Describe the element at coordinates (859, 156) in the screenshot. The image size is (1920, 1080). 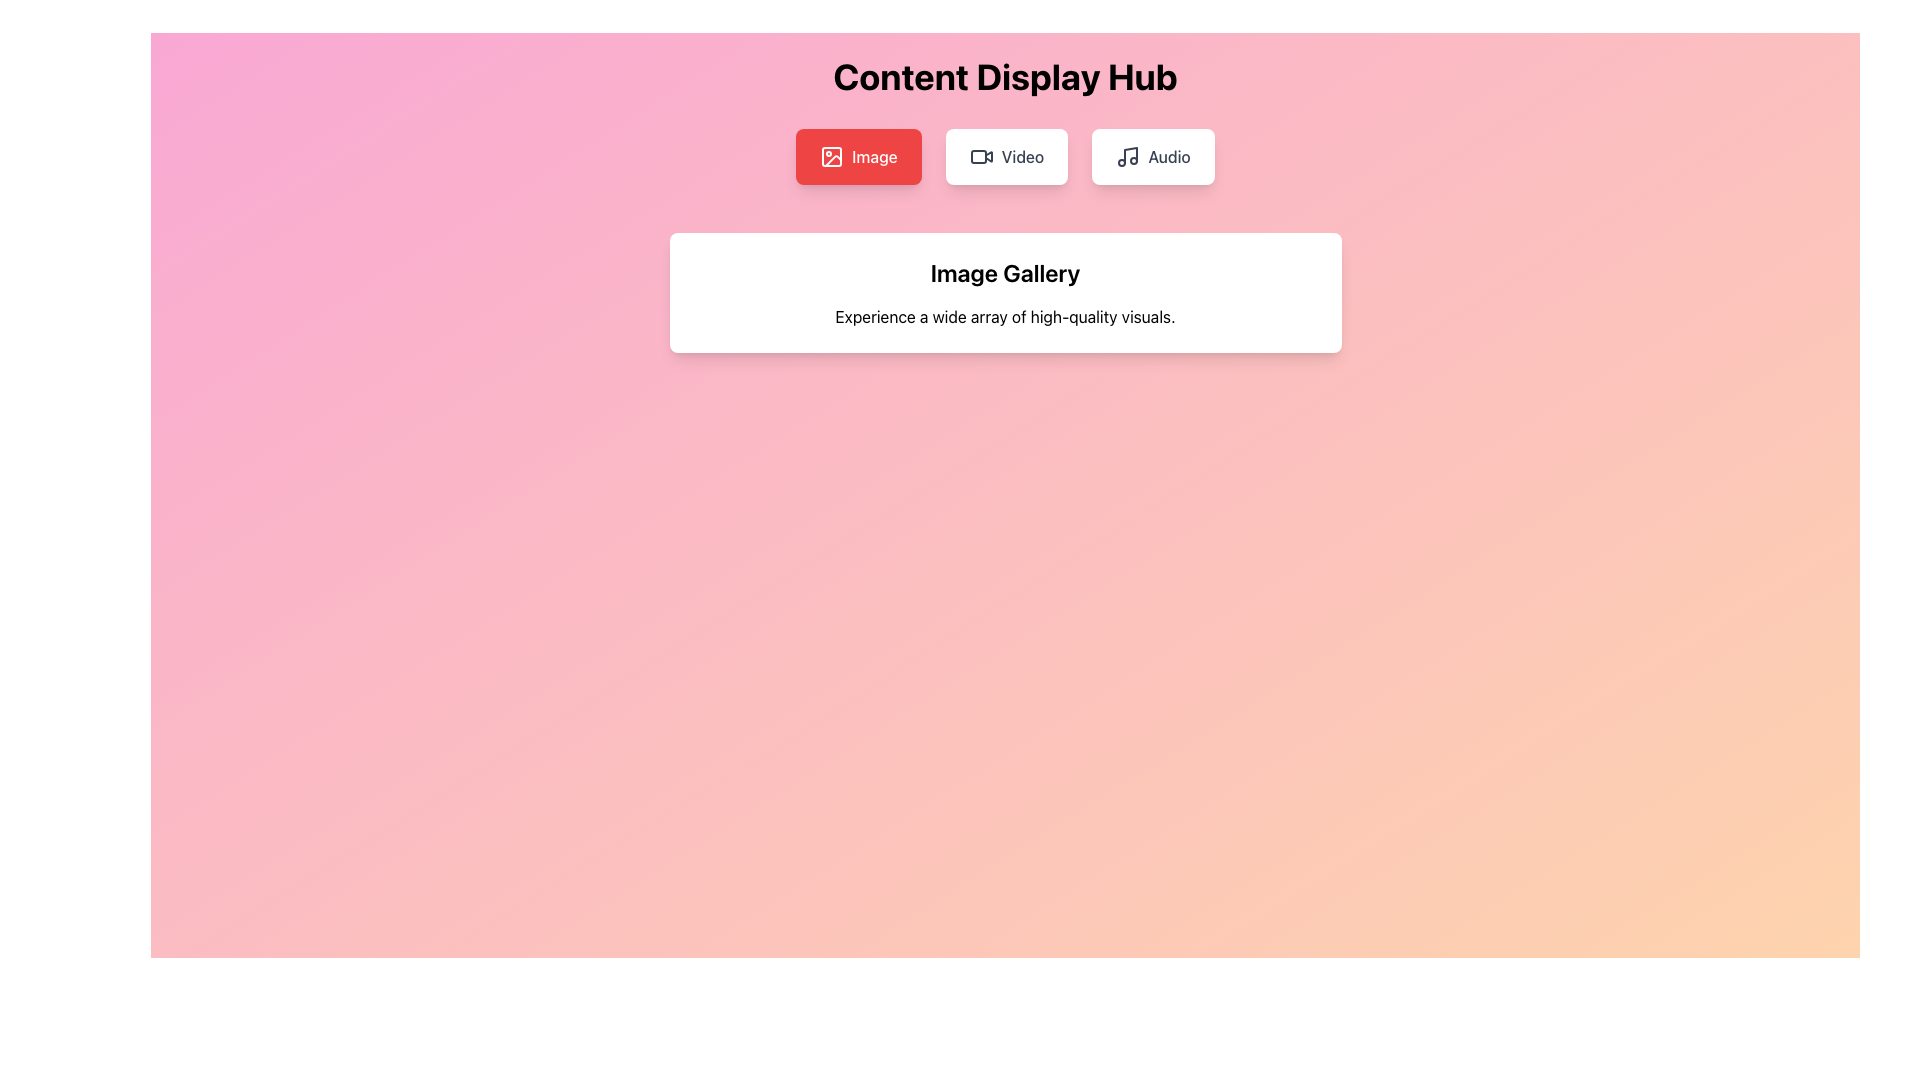
I see `the leftmost button styled with a red background and white text reading 'Image'` at that location.